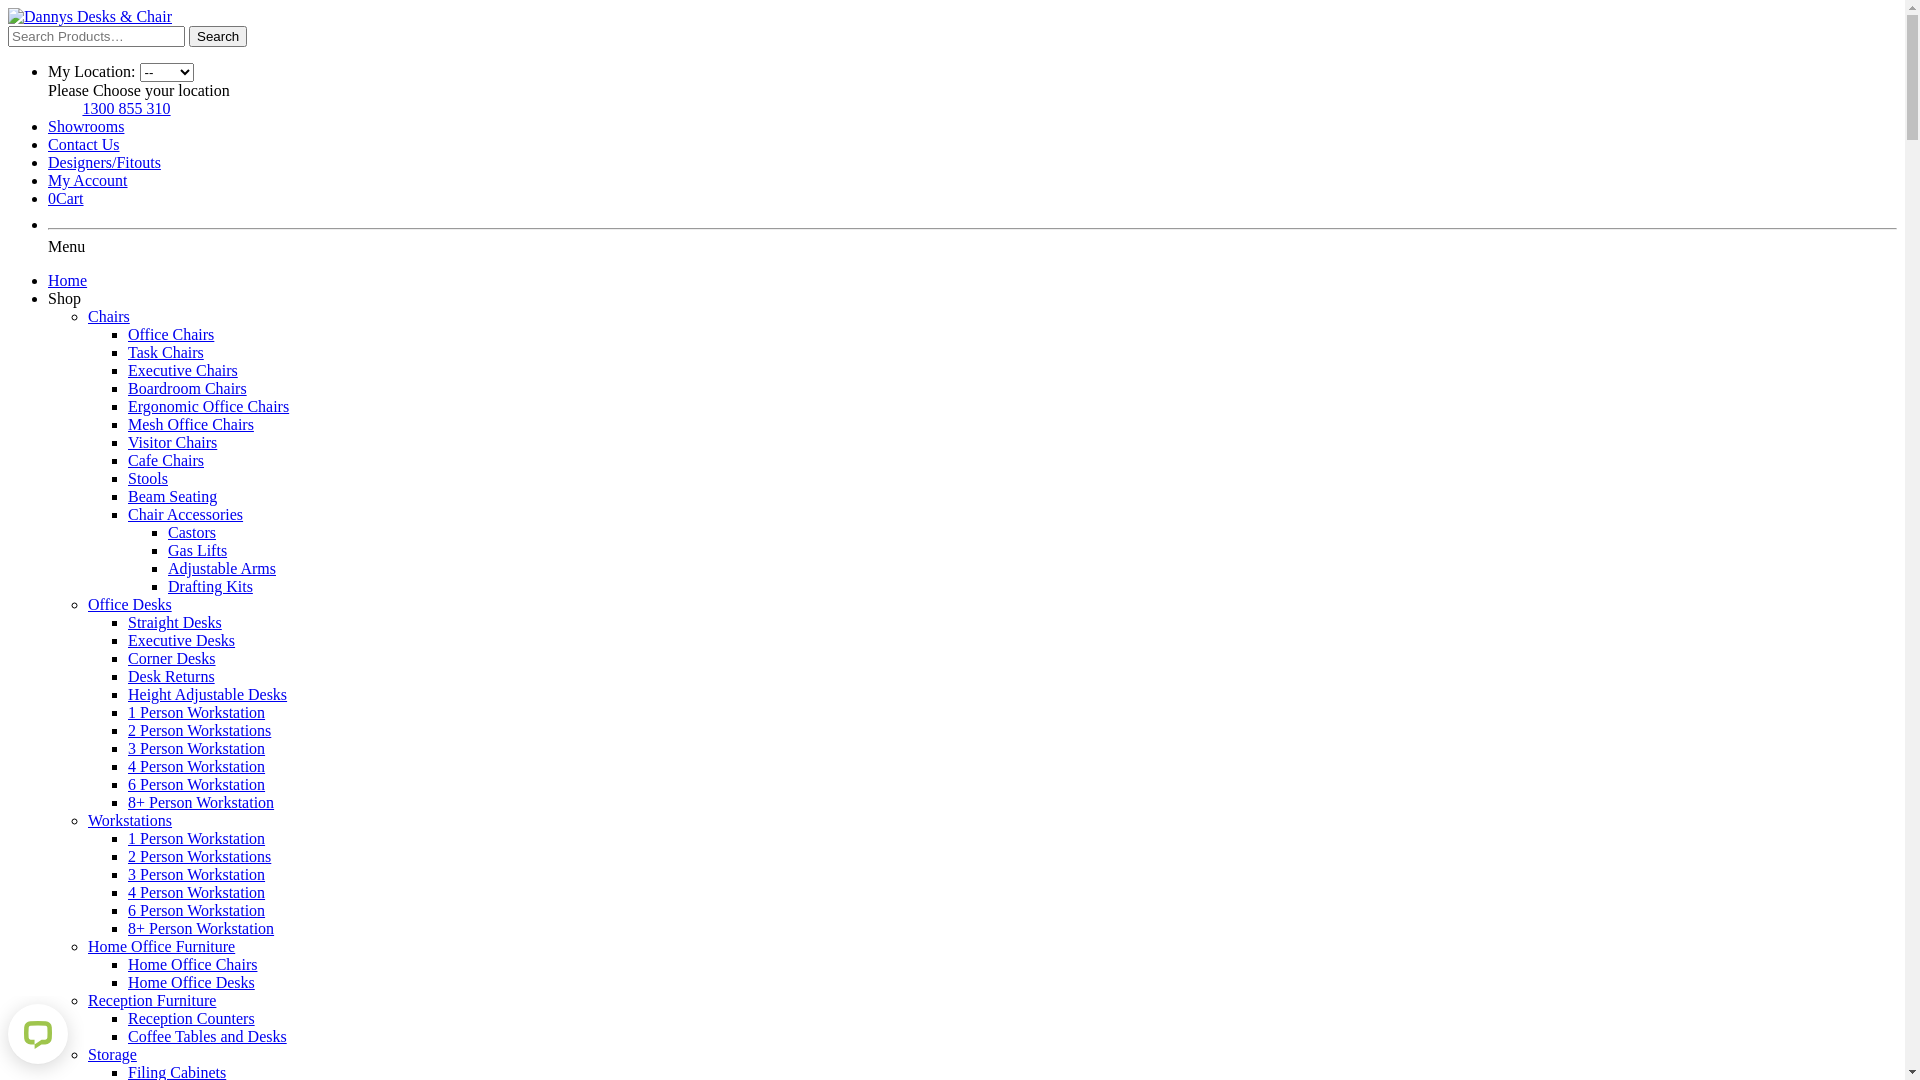 This screenshot has height=1080, width=1920. I want to click on 'Reception Counters', so click(191, 1018).